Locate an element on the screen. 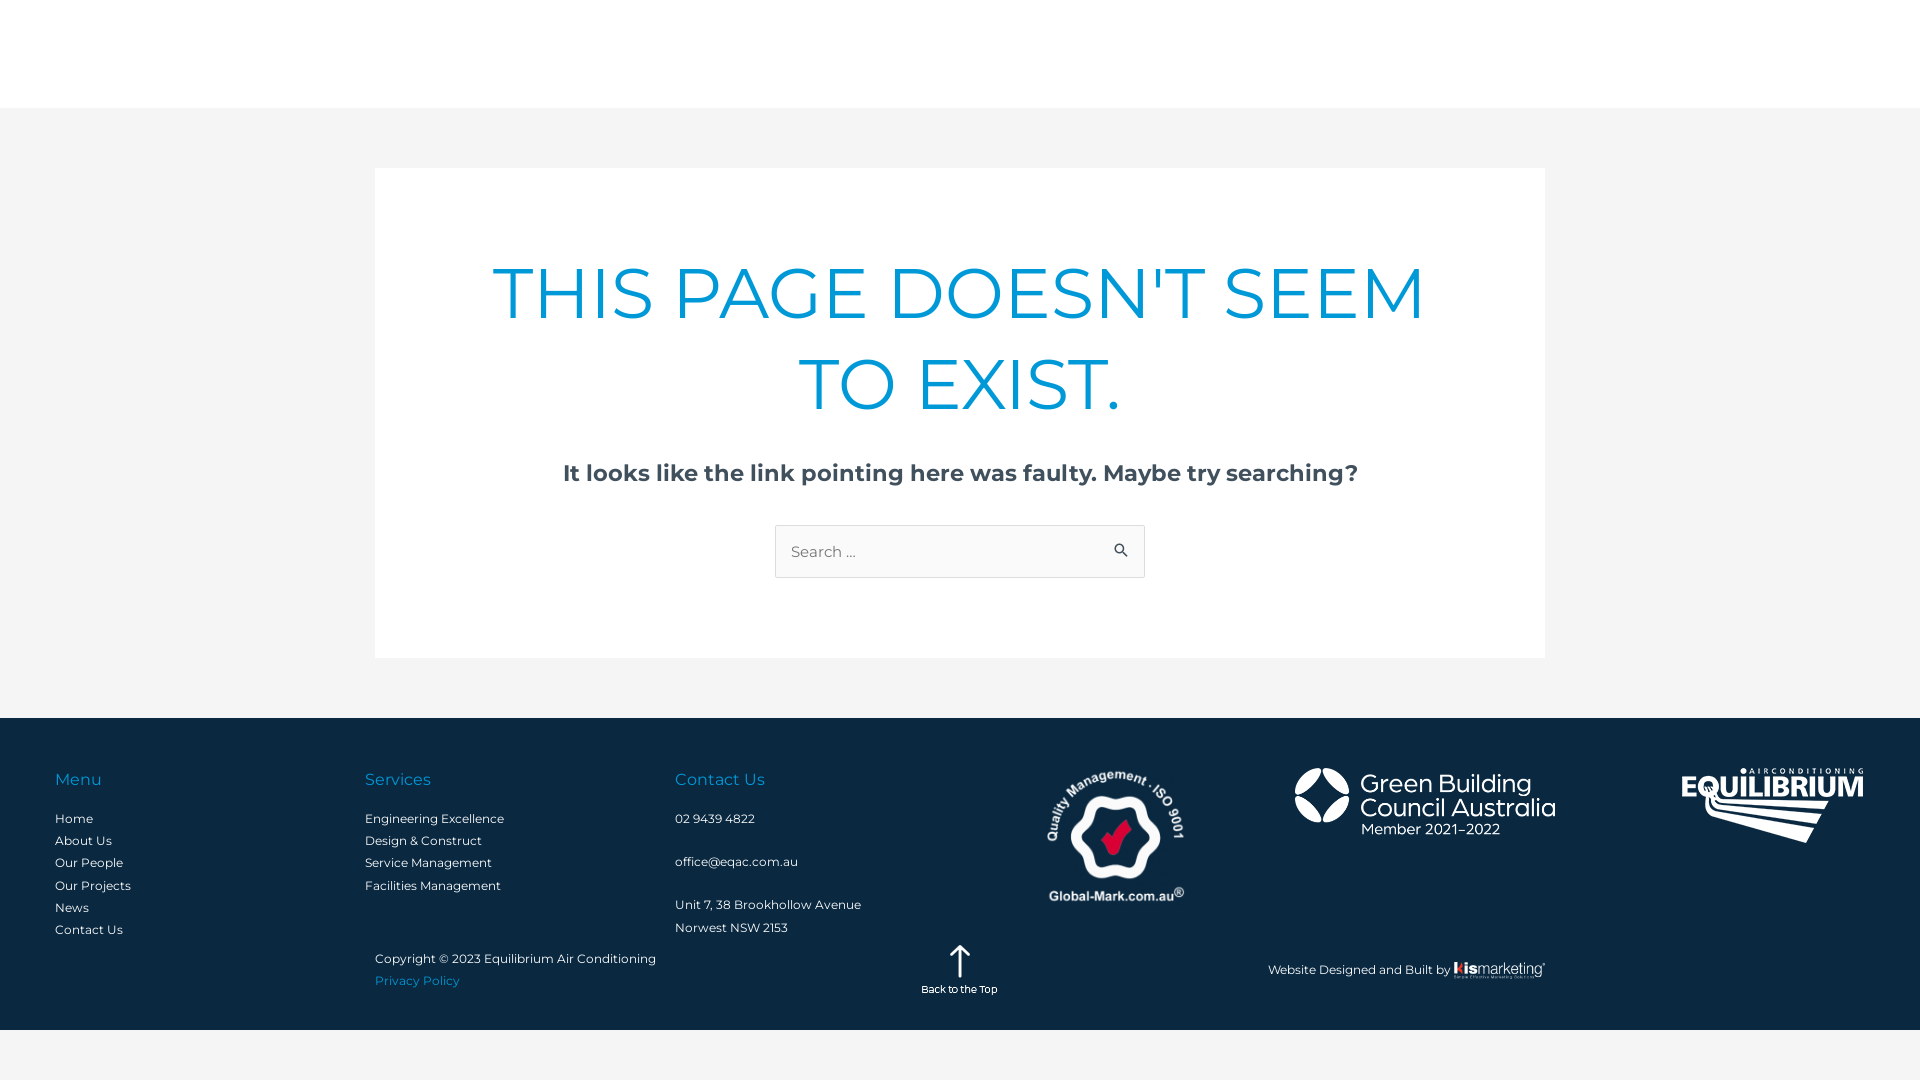  'Our Projects' is located at coordinates (91, 884).